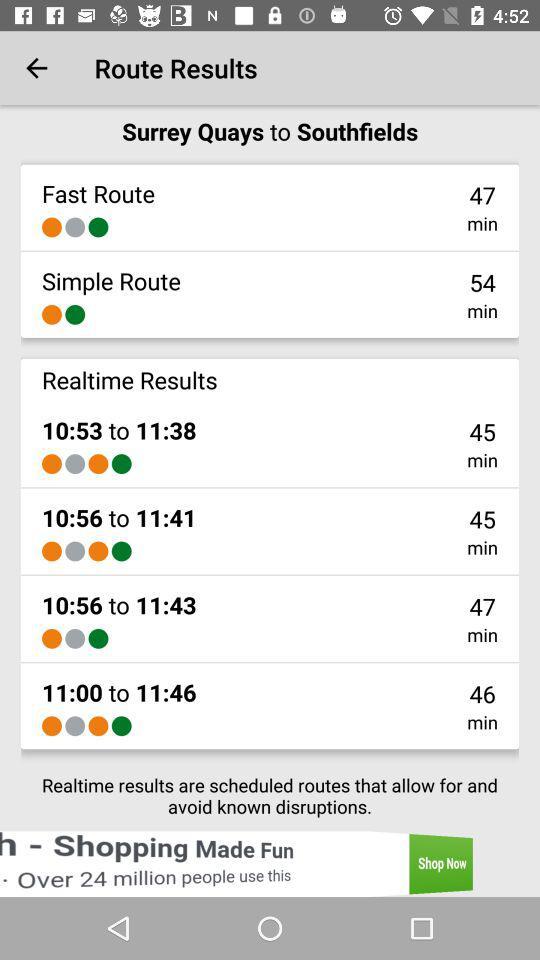 This screenshot has height=960, width=540. What do you see at coordinates (111, 280) in the screenshot?
I see `simple route icon` at bounding box center [111, 280].